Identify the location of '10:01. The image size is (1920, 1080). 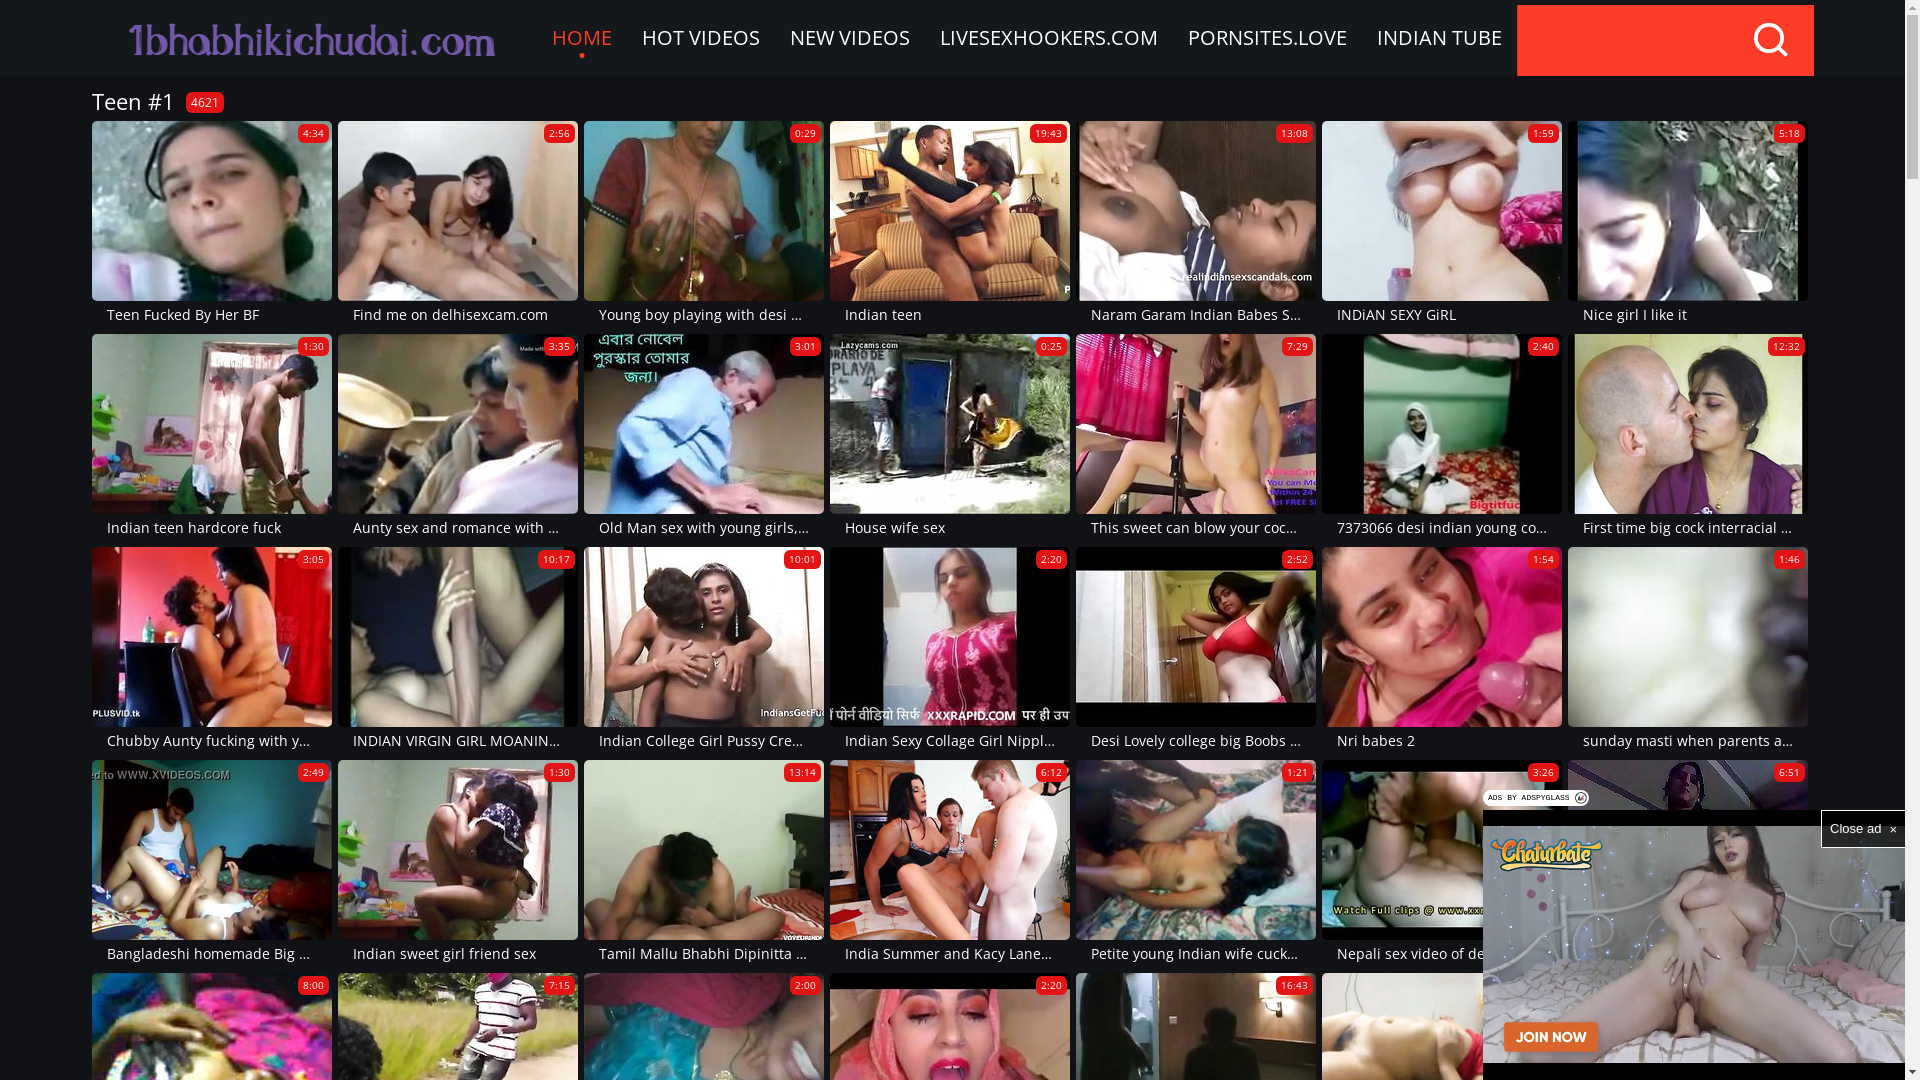
(704, 650).